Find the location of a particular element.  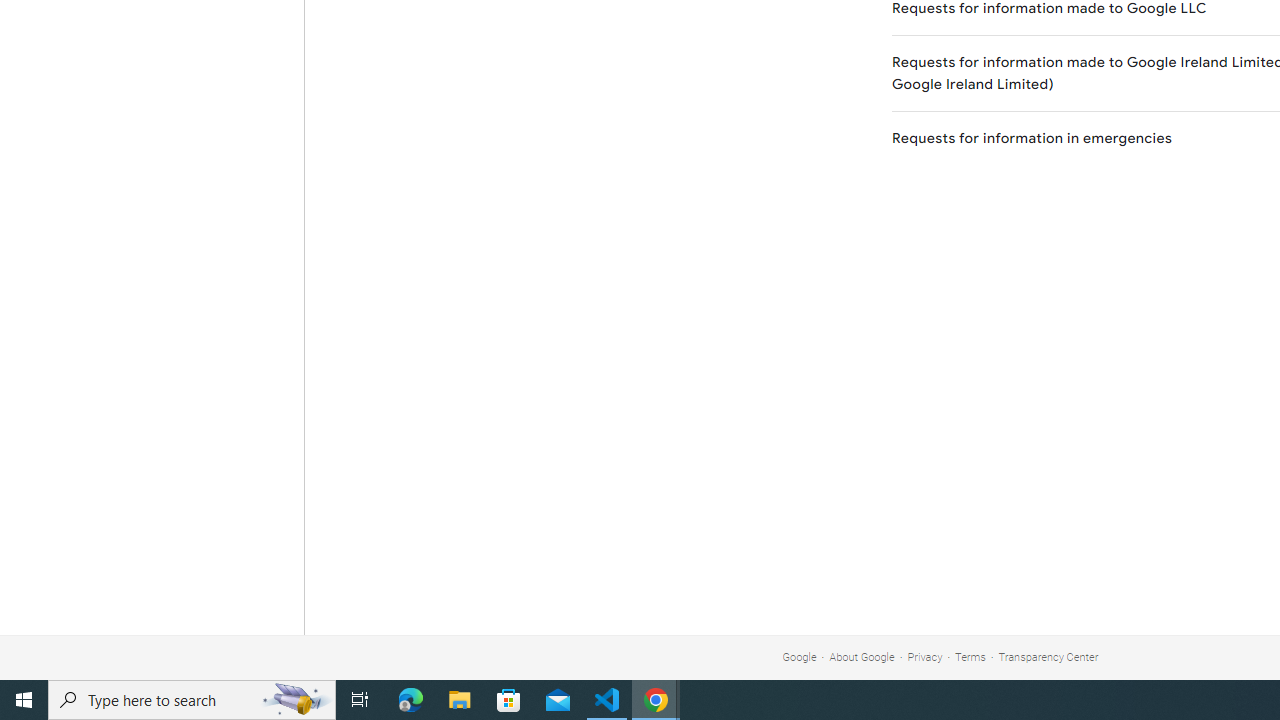

'About Google' is located at coordinates (862, 657).